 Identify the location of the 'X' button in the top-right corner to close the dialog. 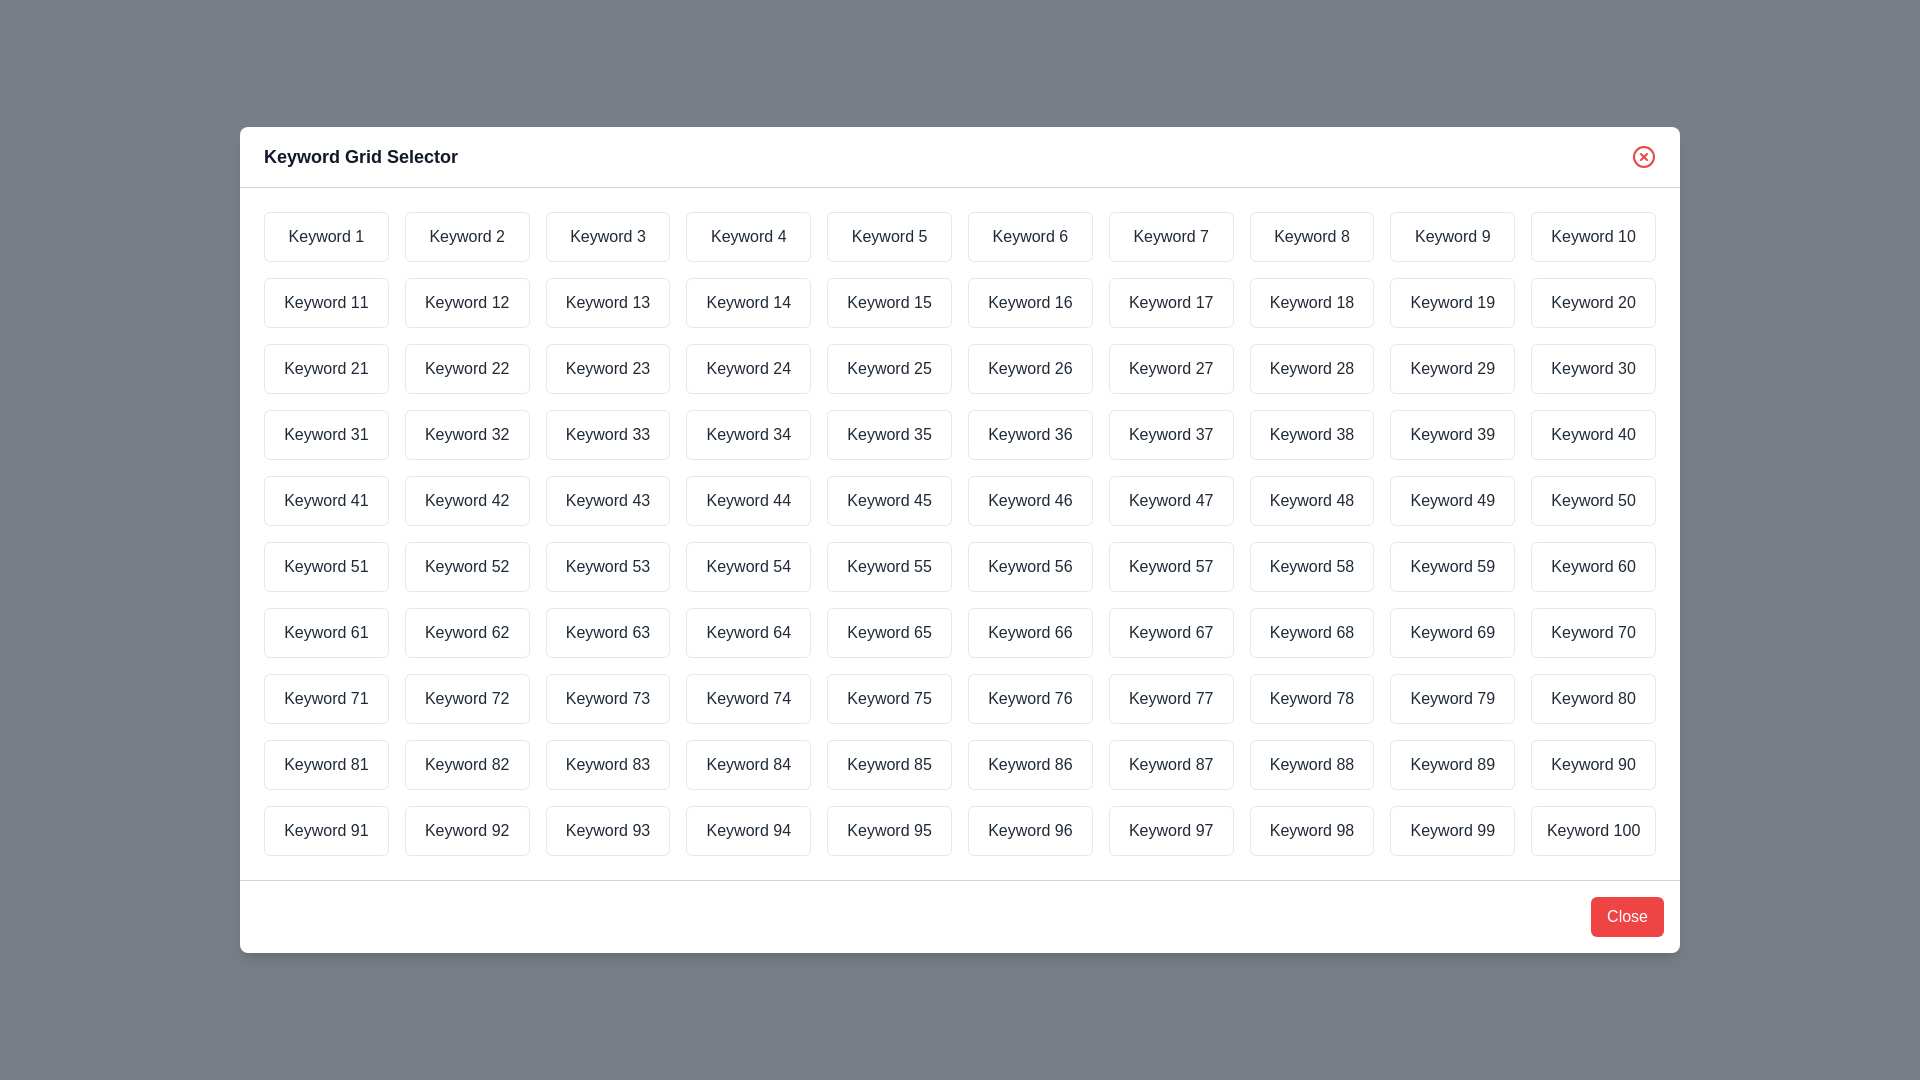
(1643, 156).